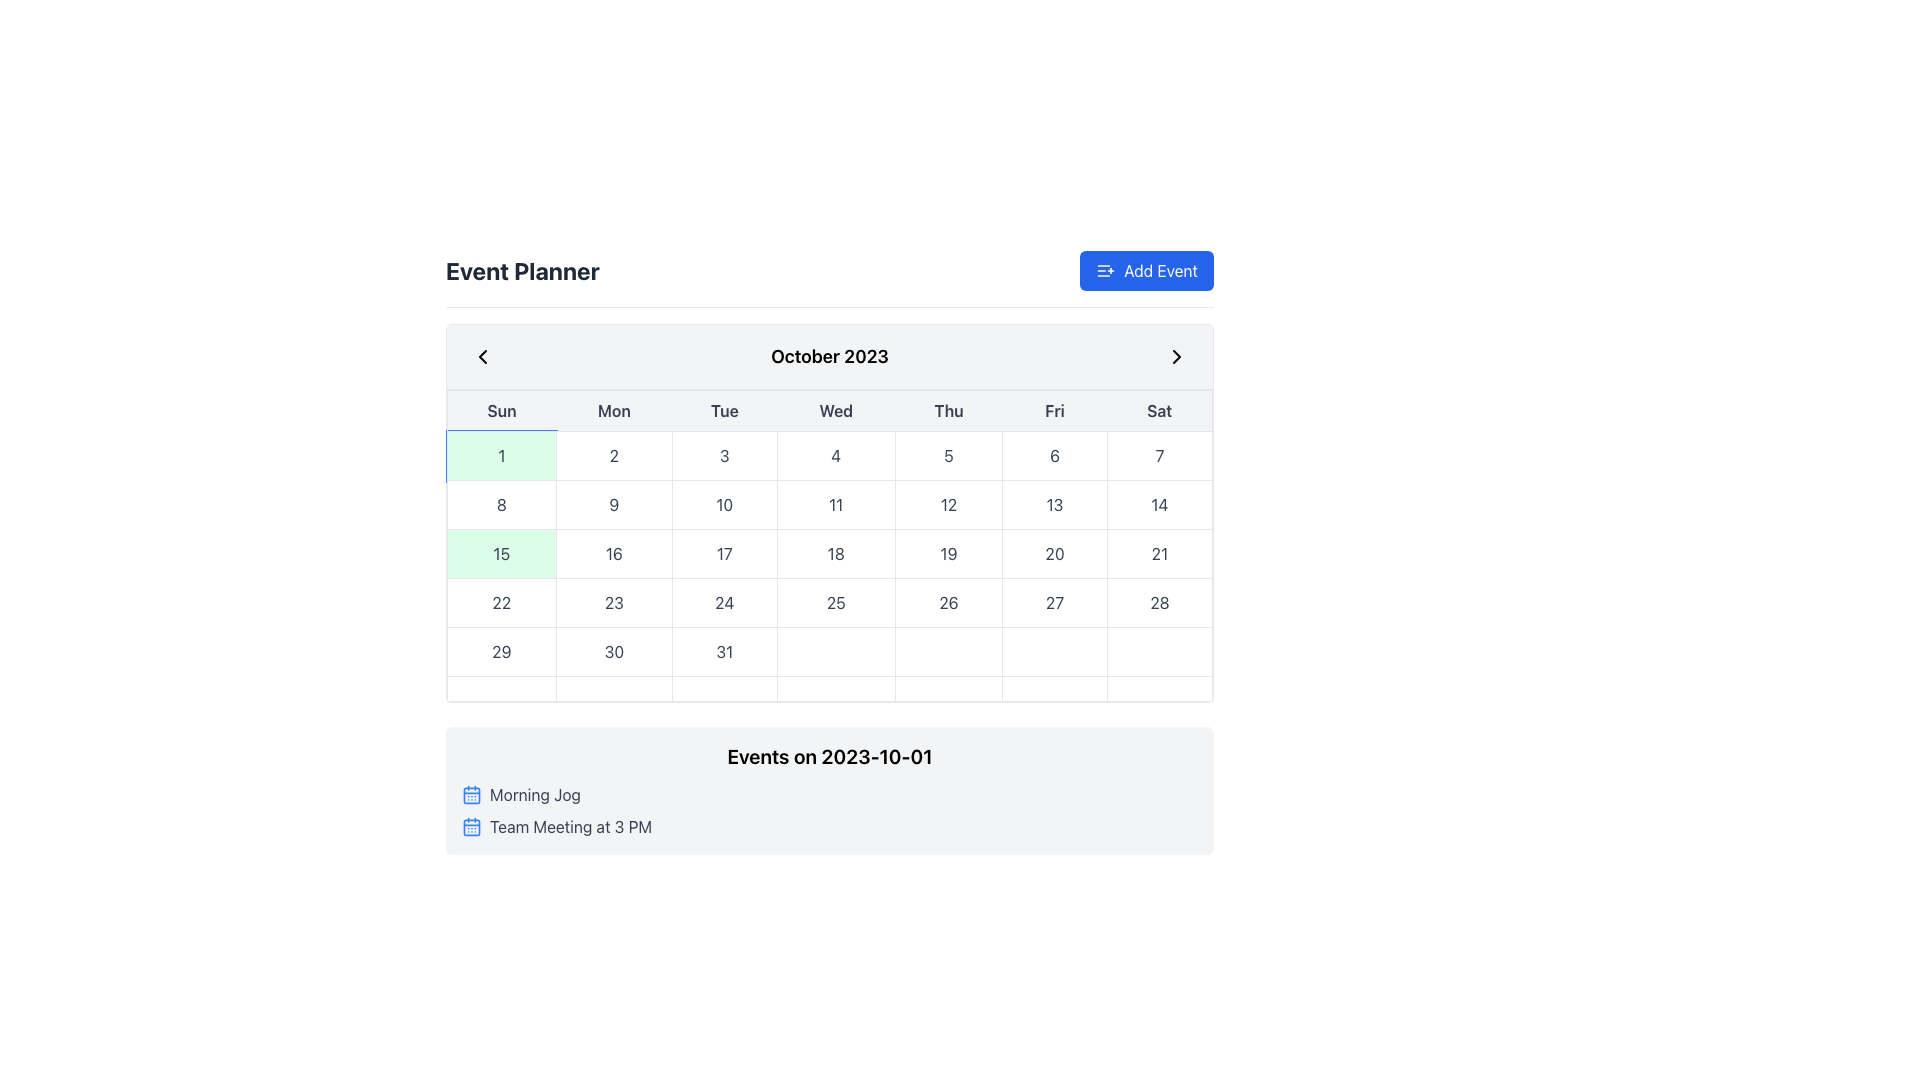 Image resolution: width=1920 pixels, height=1080 pixels. Describe the element at coordinates (613, 651) in the screenshot. I see `the calendar date cell representing the date '30'` at that location.